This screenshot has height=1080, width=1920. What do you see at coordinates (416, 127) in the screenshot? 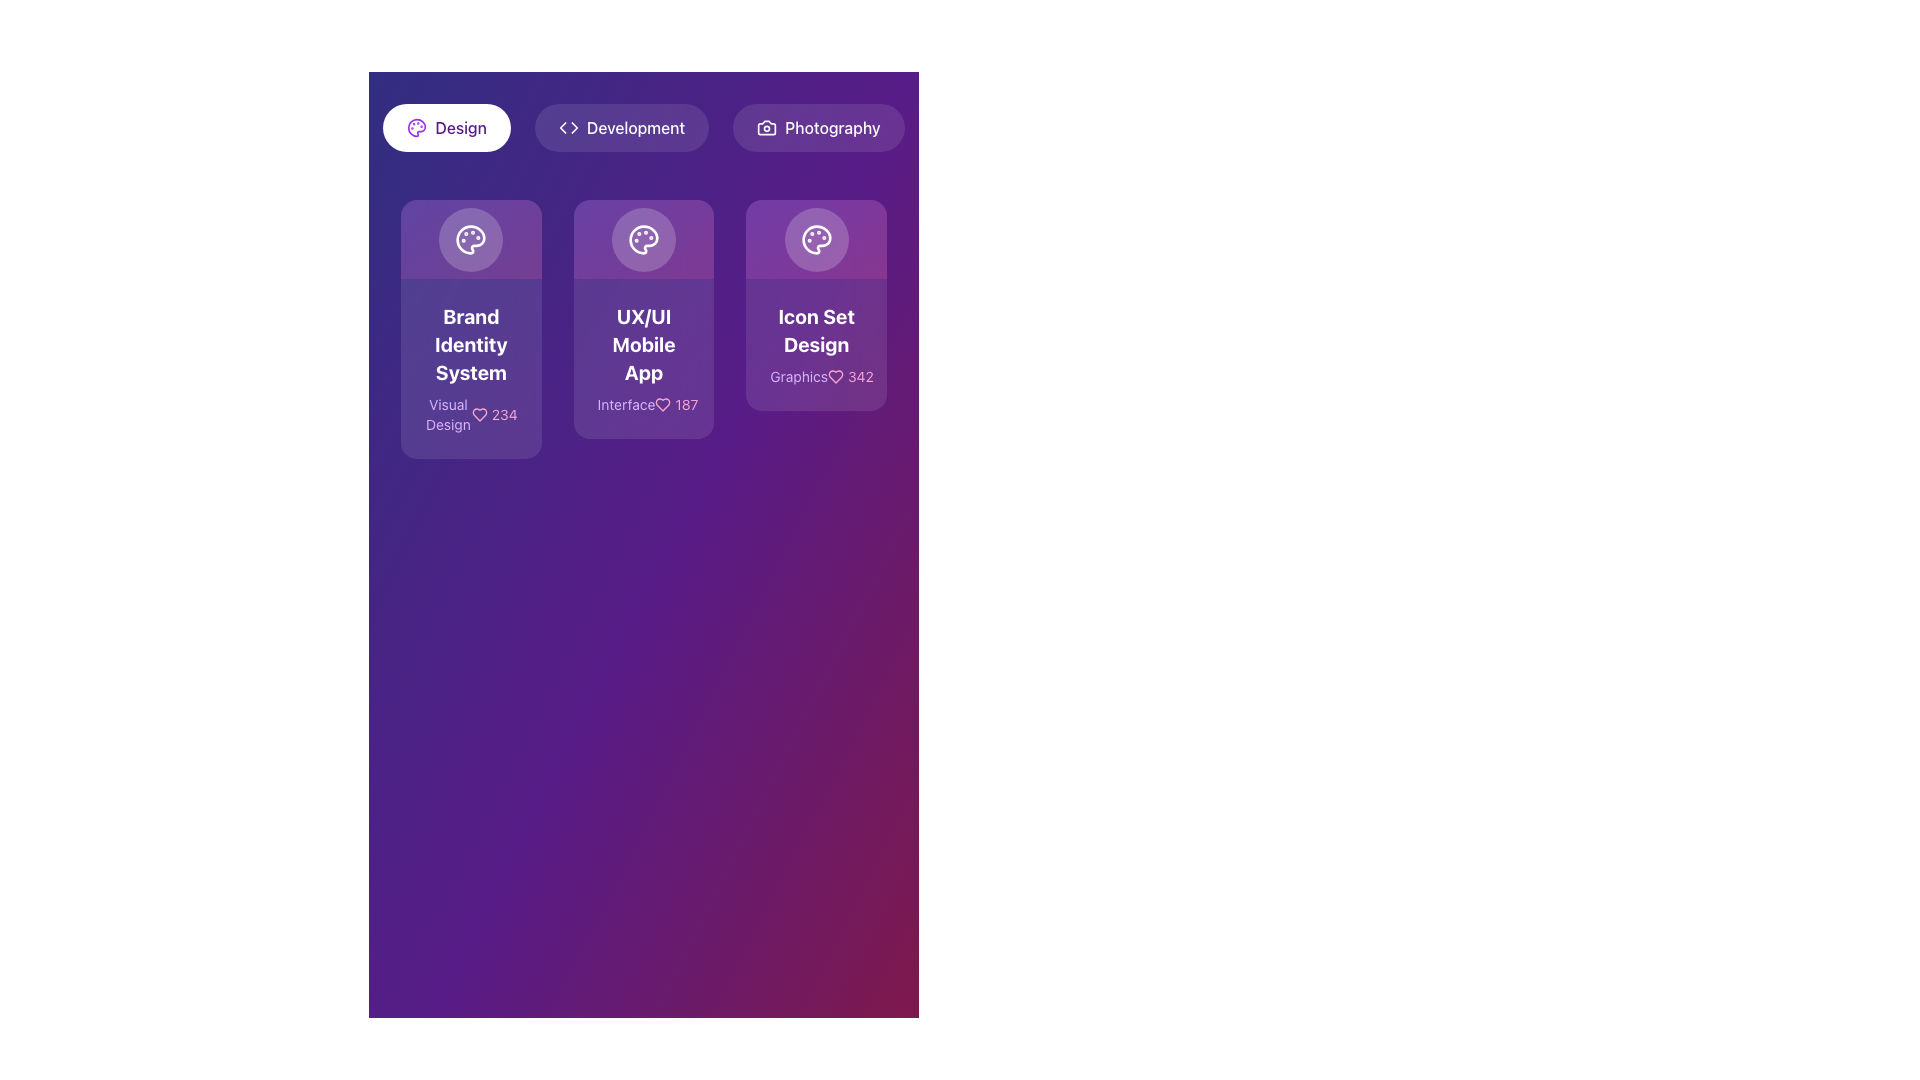
I see `the decorative SVG icon resembling a palette, located at the top center of the second rectangular card in the 'Design' category` at bounding box center [416, 127].